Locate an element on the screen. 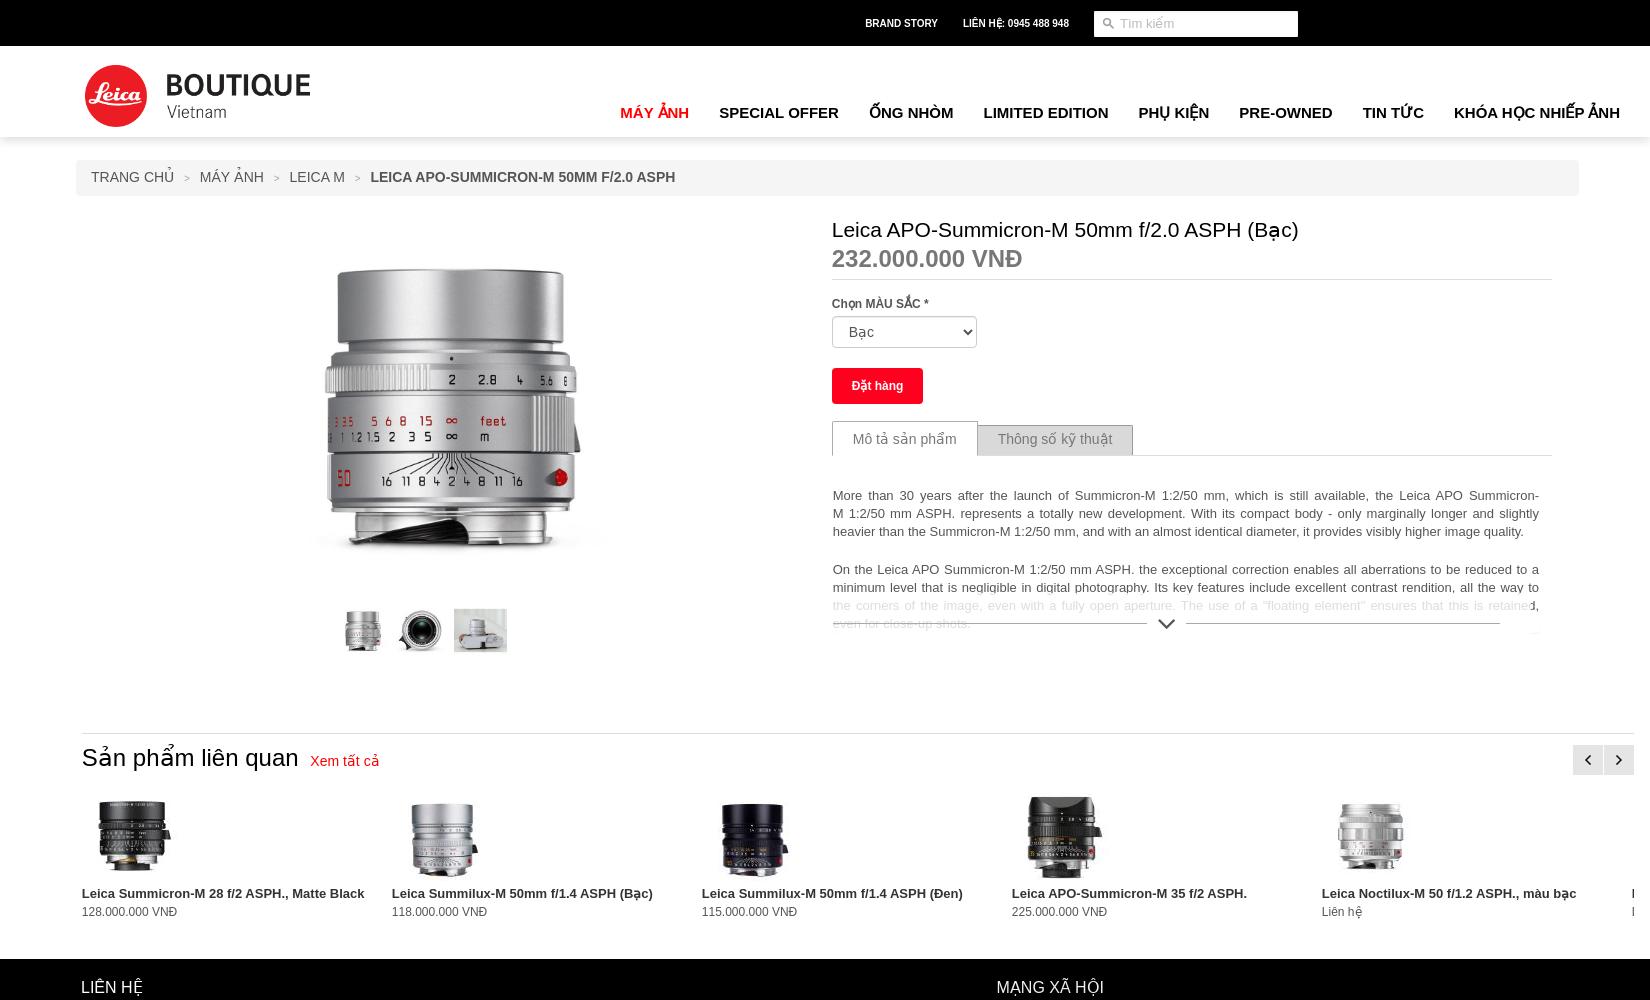 This screenshot has width=1650, height=1000. 'Thông số kỹ thuật' is located at coordinates (1054, 438).